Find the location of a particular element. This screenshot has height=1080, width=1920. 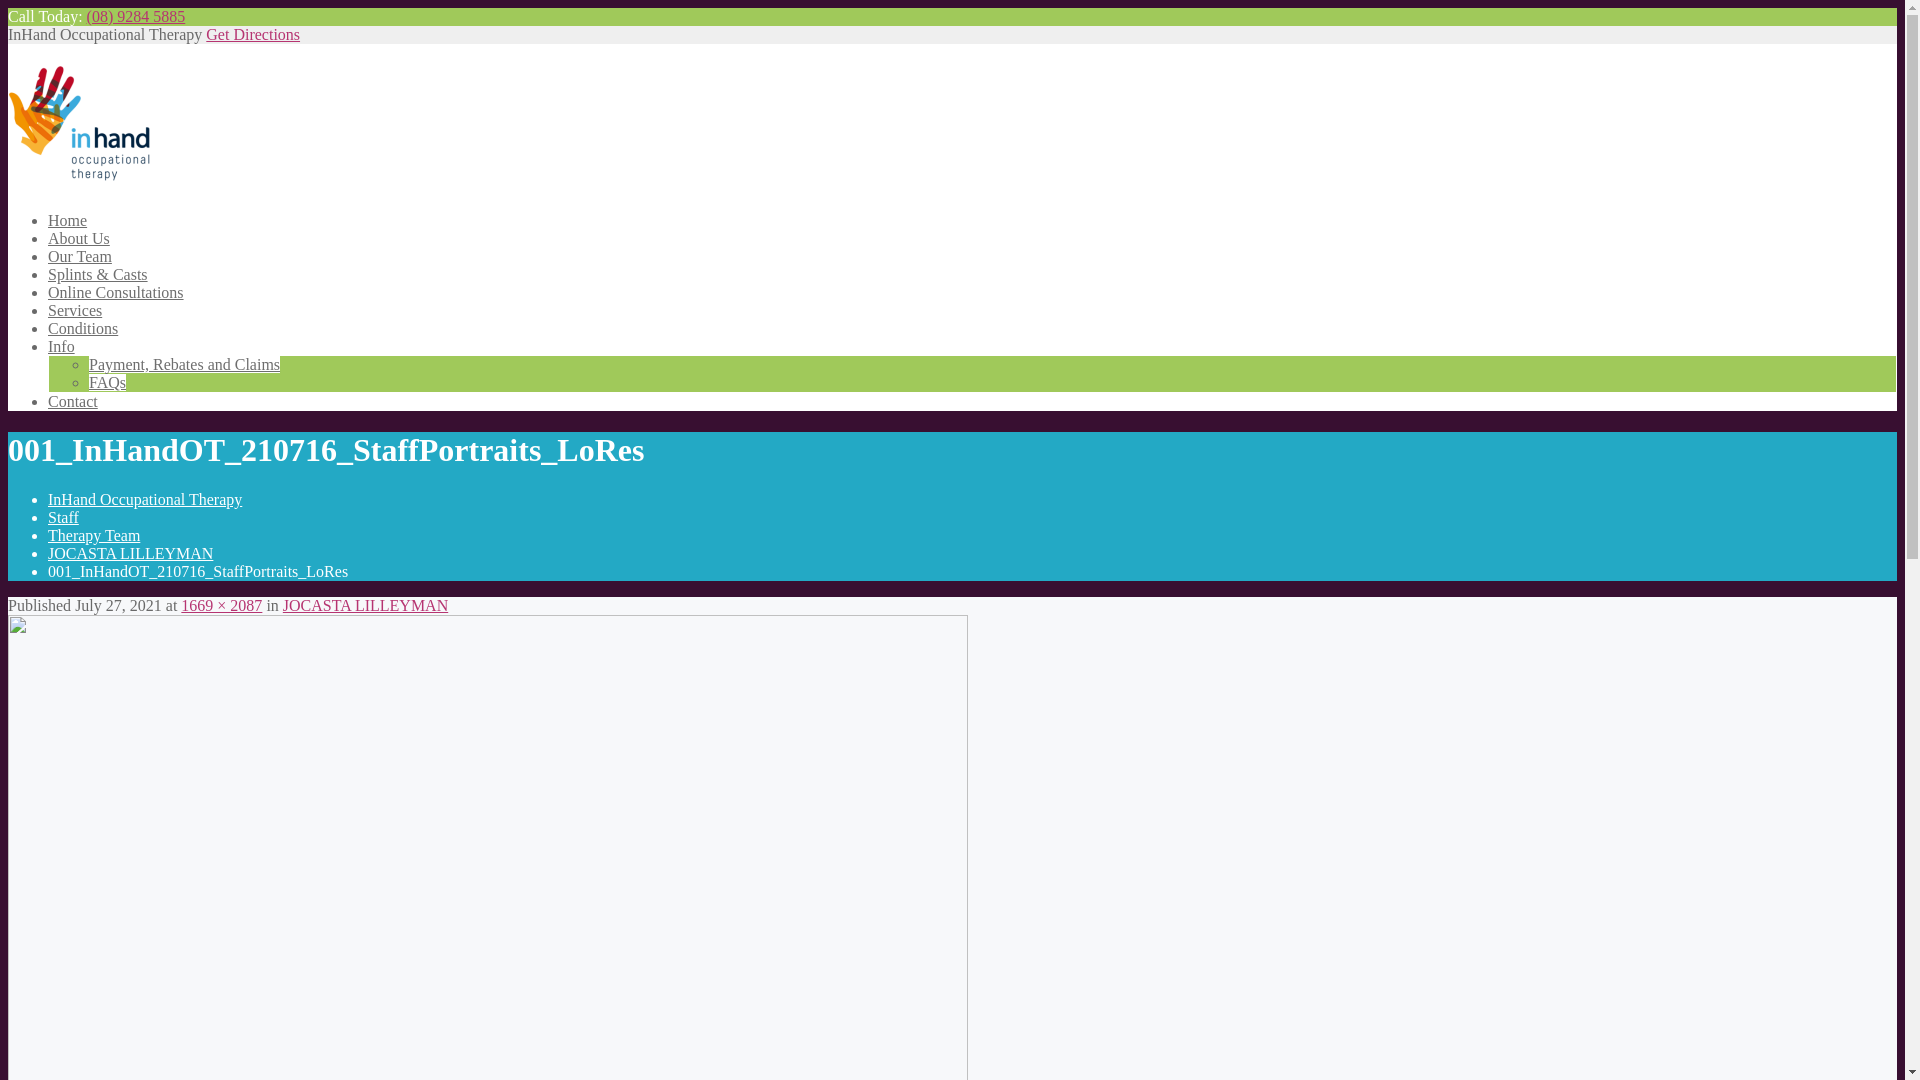

'Staff' is located at coordinates (63, 516).